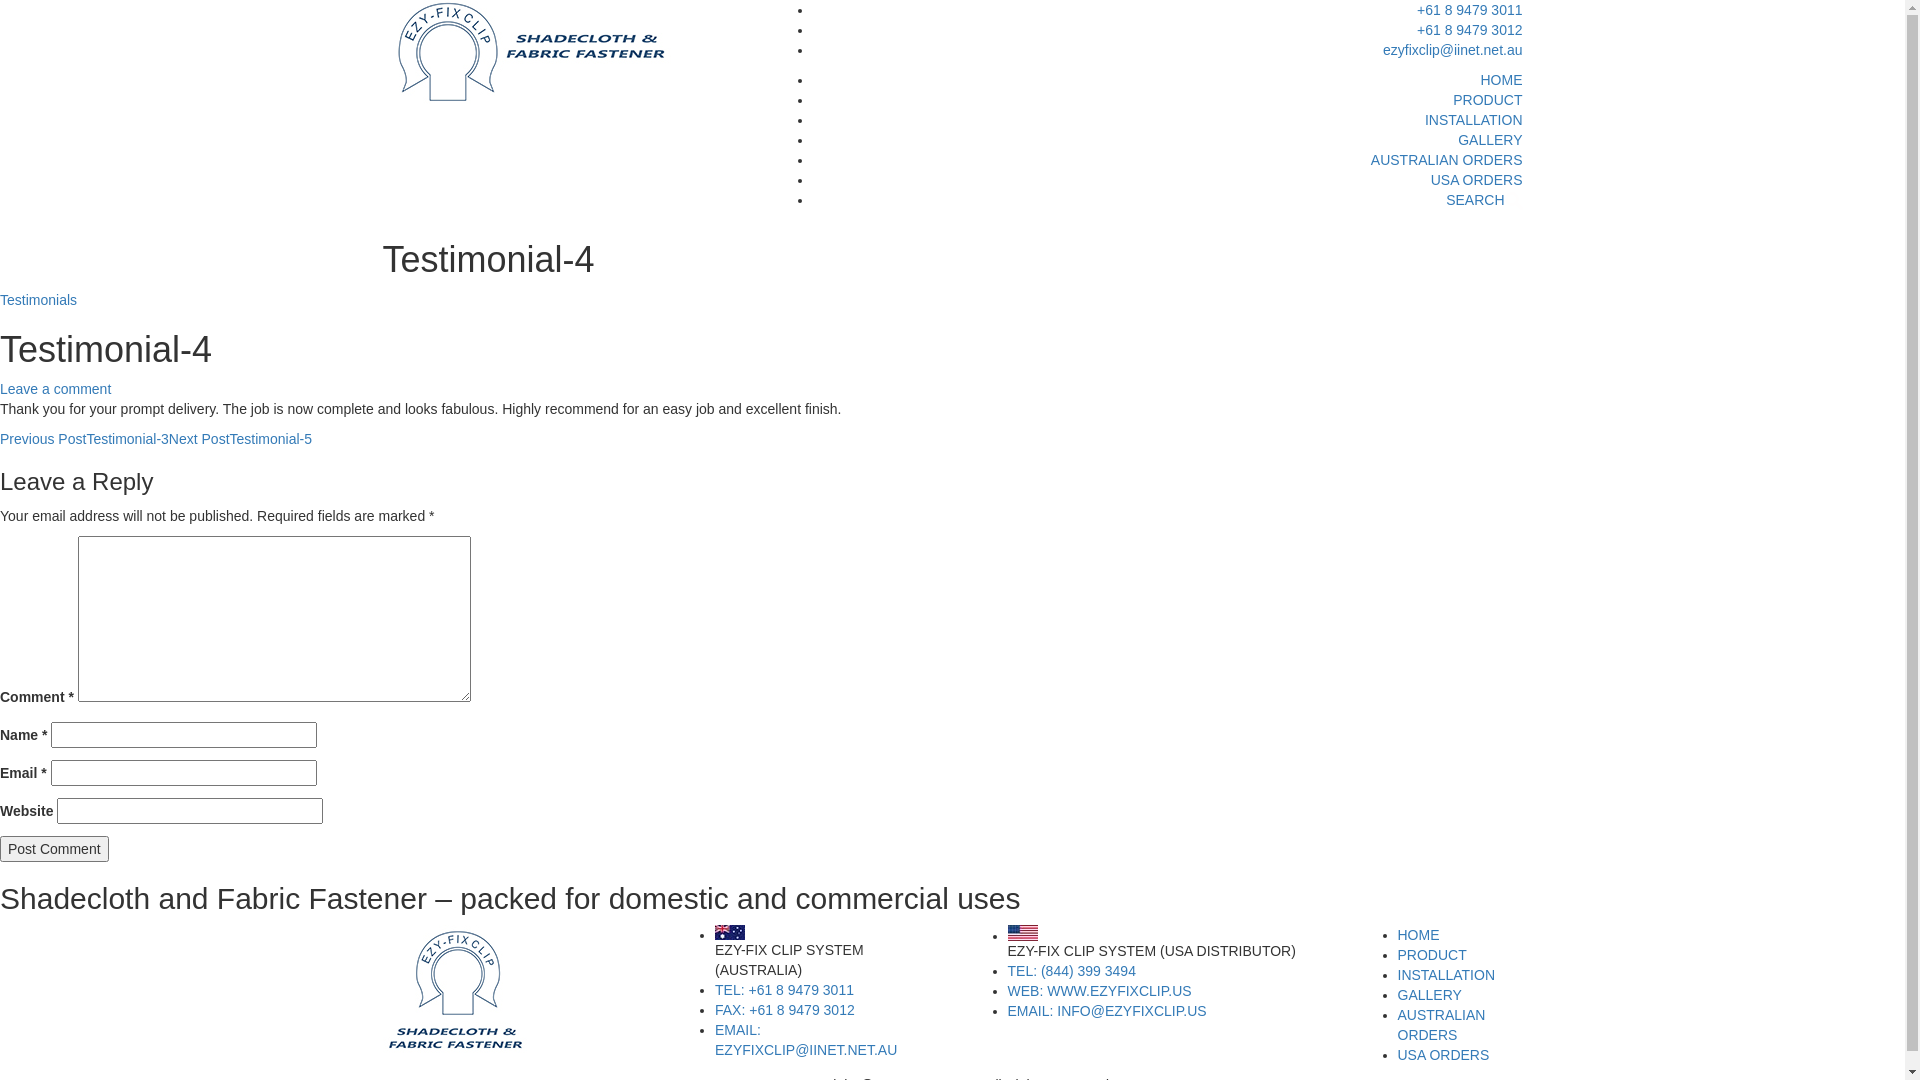  I want to click on 'AUSTRALIAN ORDERS', so click(1441, 1025).